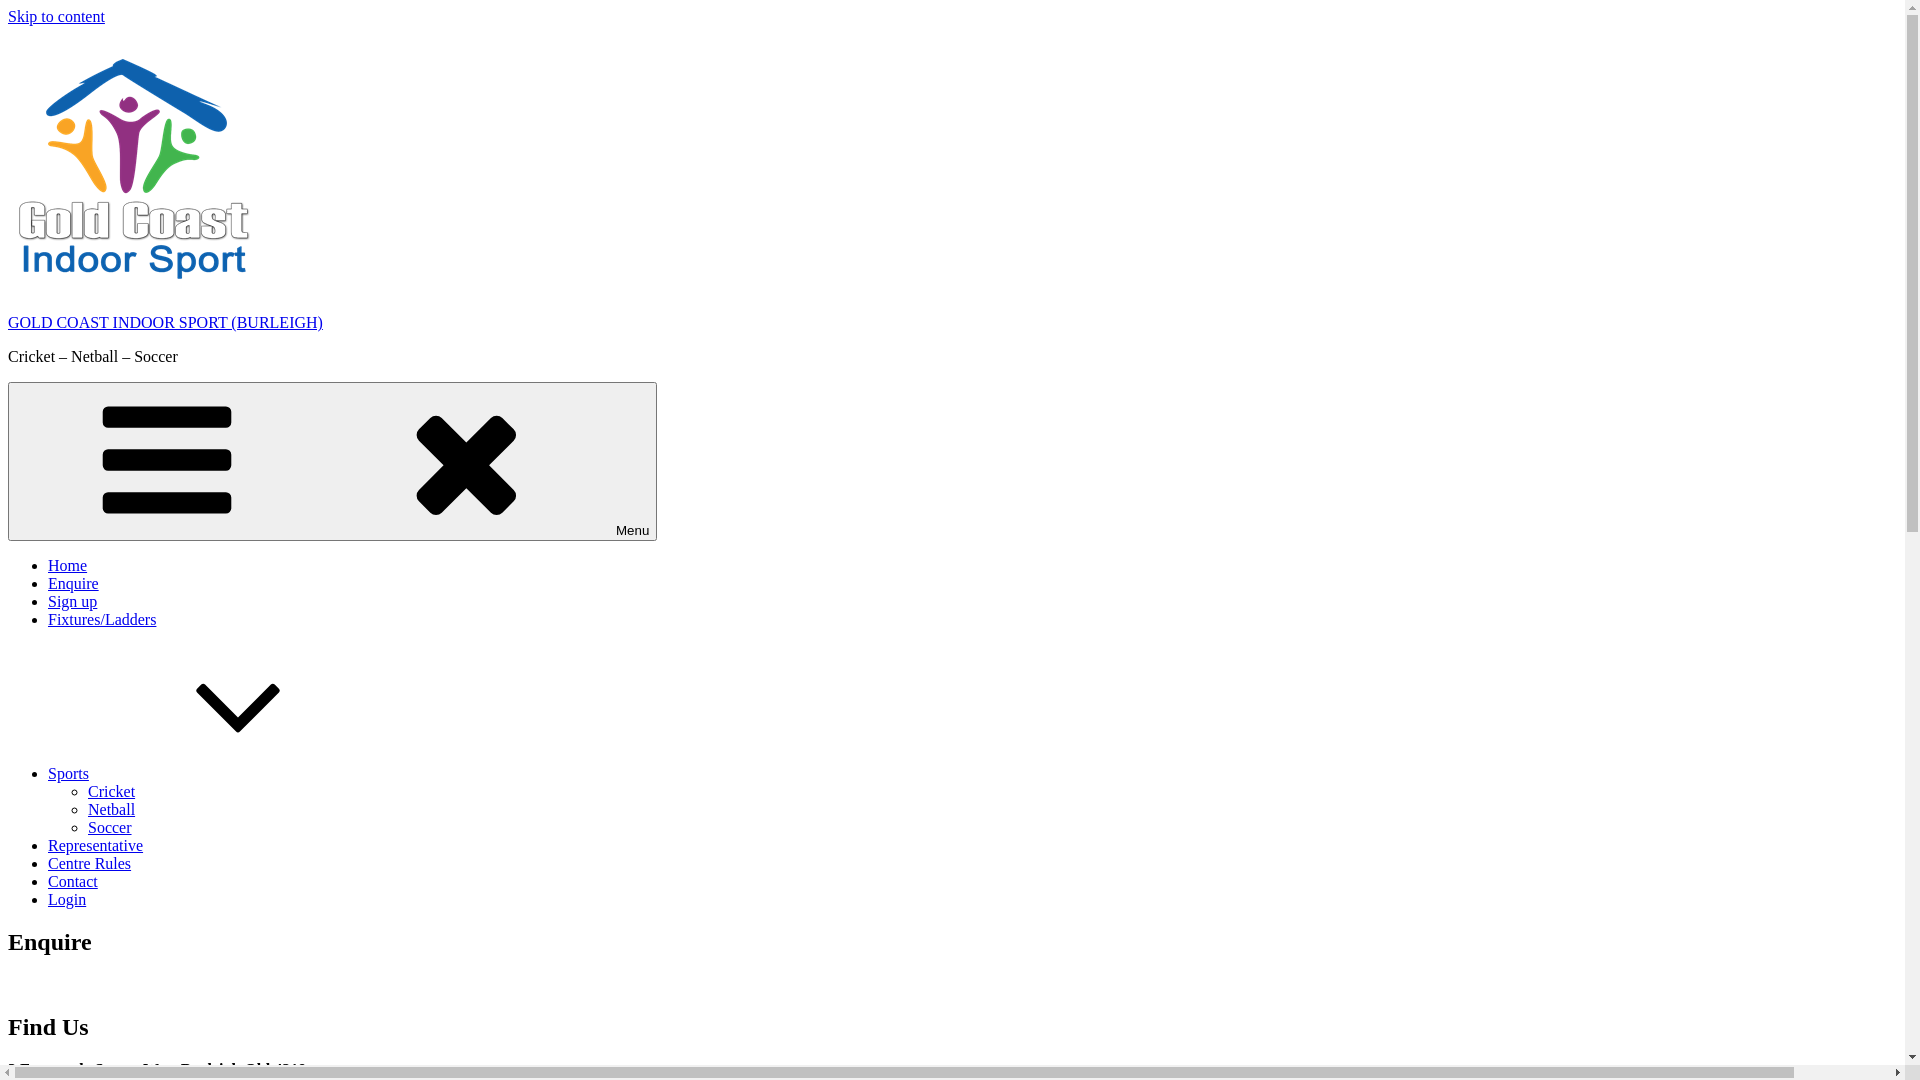  What do you see at coordinates (218, 772) in the screenshot?
I see `'Sports'` at bounding box center [218, 772].